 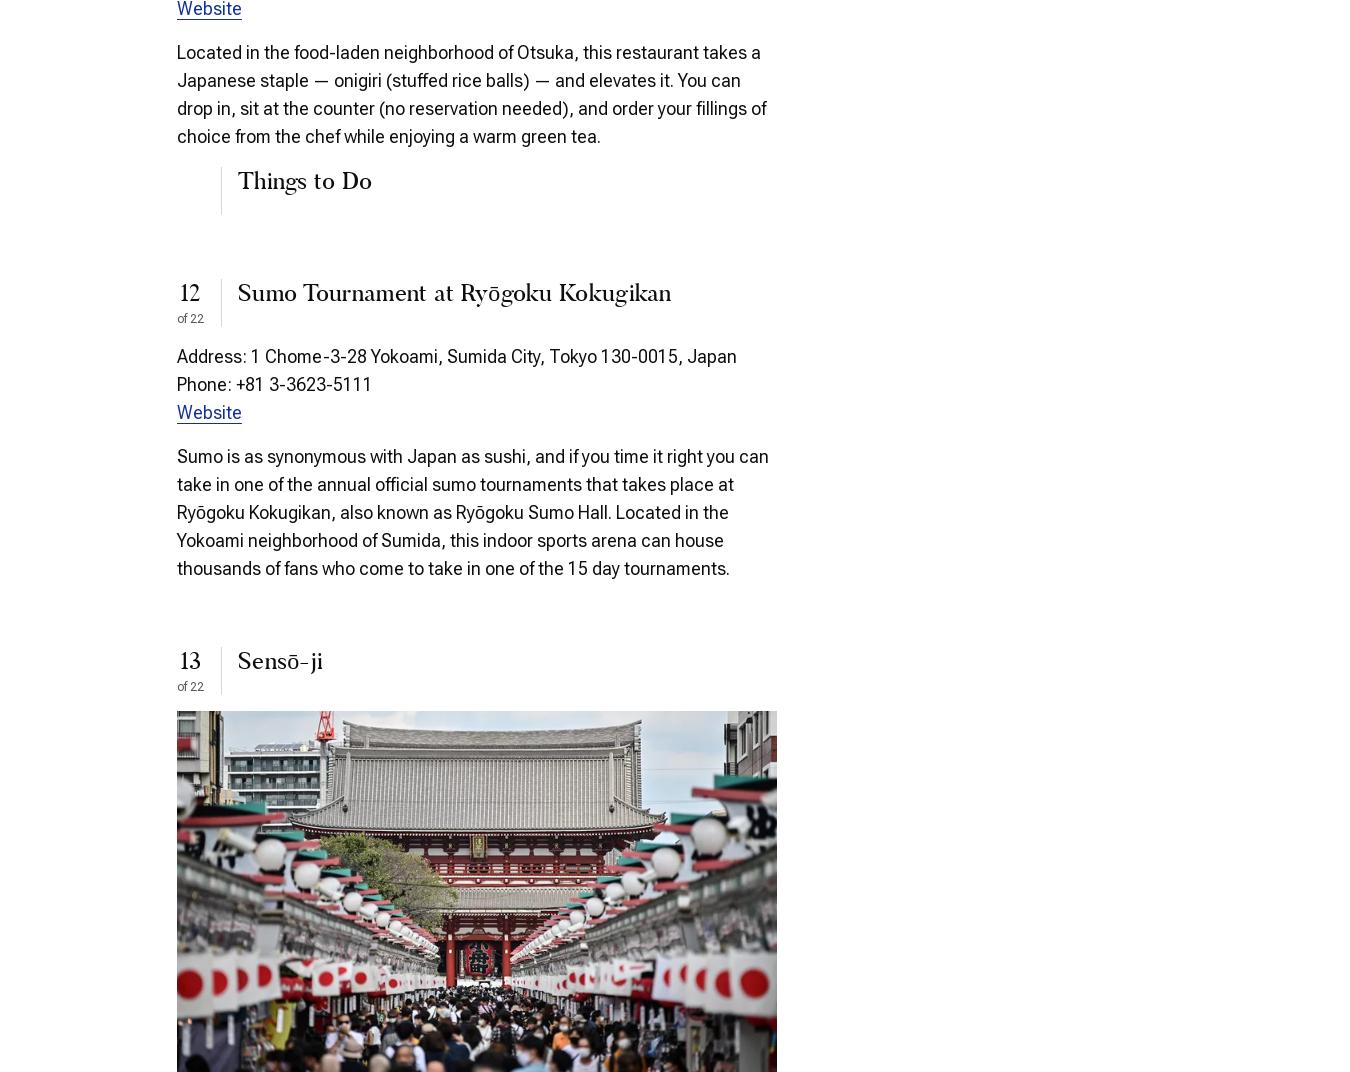 What do you see at coordinates (189, 663) in the screenshot?
I see `'13'` at bounding box center [189, 663].